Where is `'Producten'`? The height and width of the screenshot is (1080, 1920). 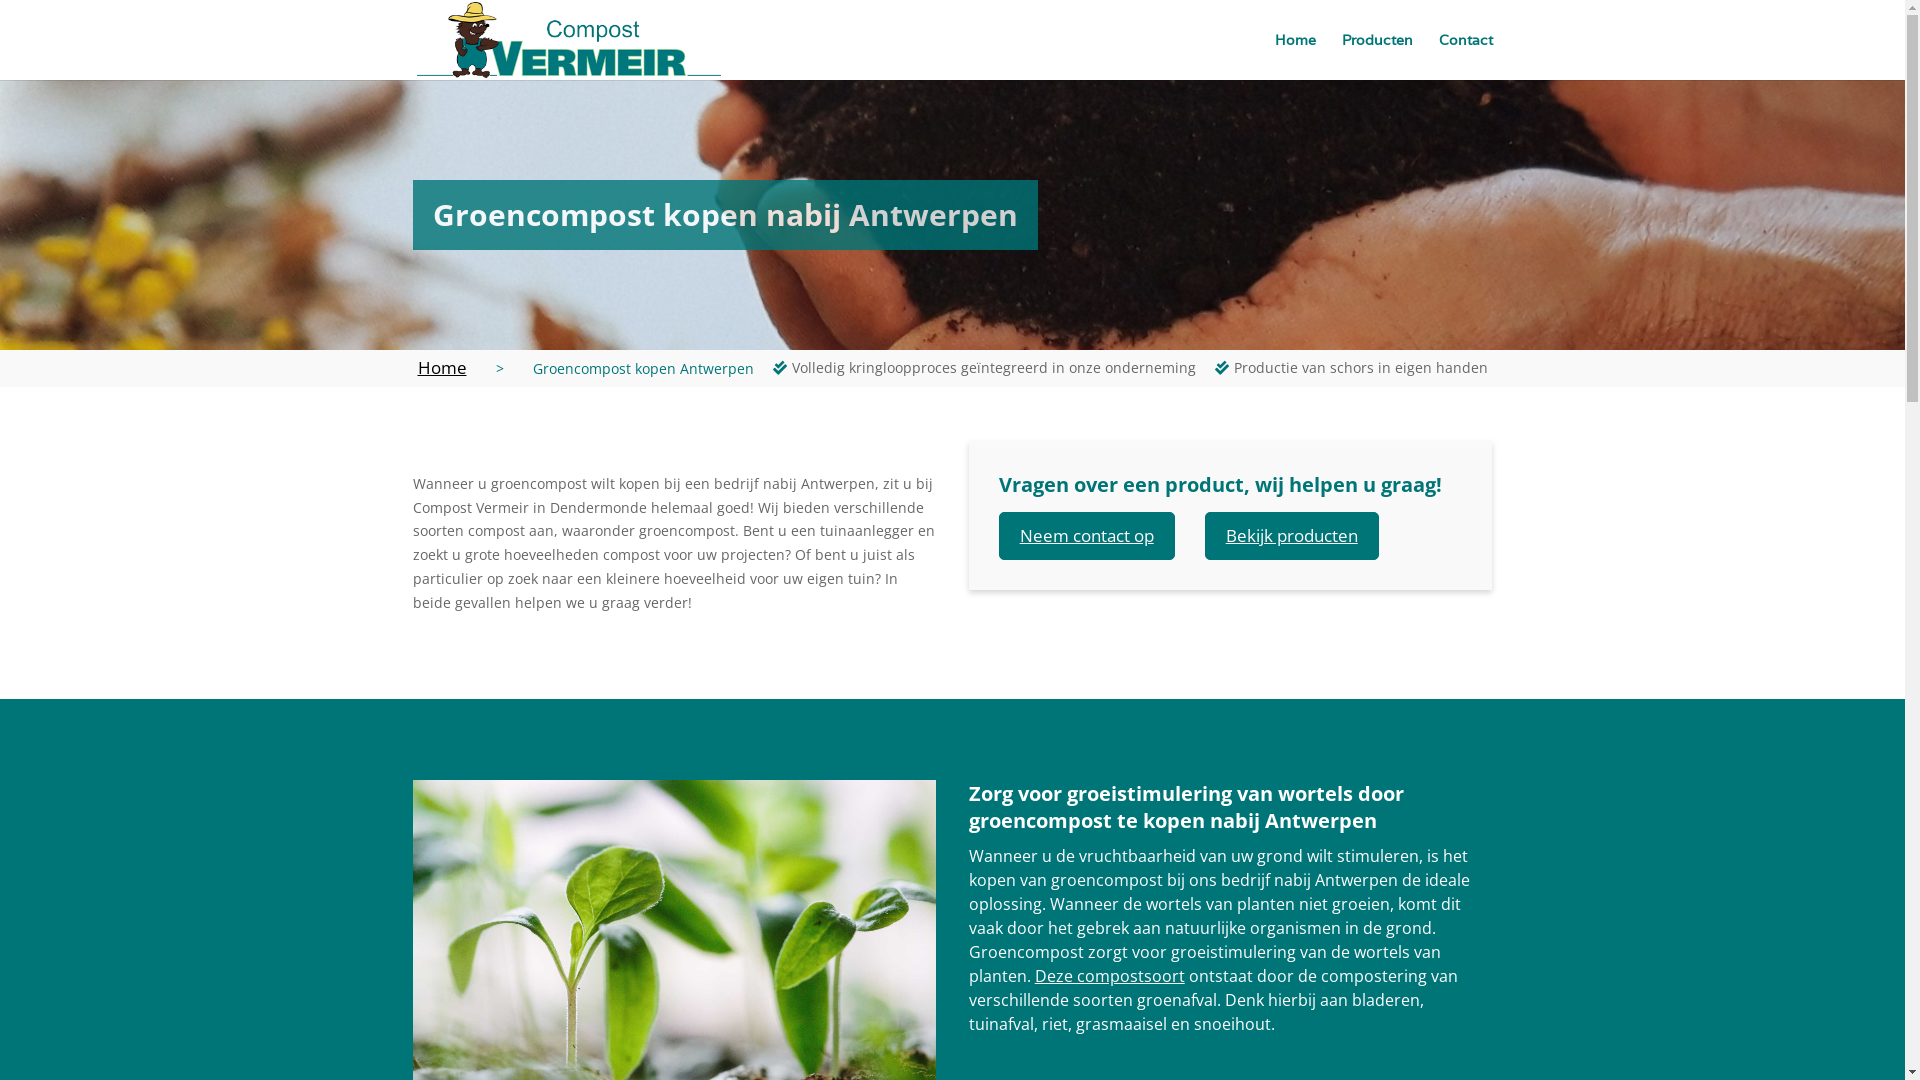 'Producten' is located at coordinates (1376, 39).